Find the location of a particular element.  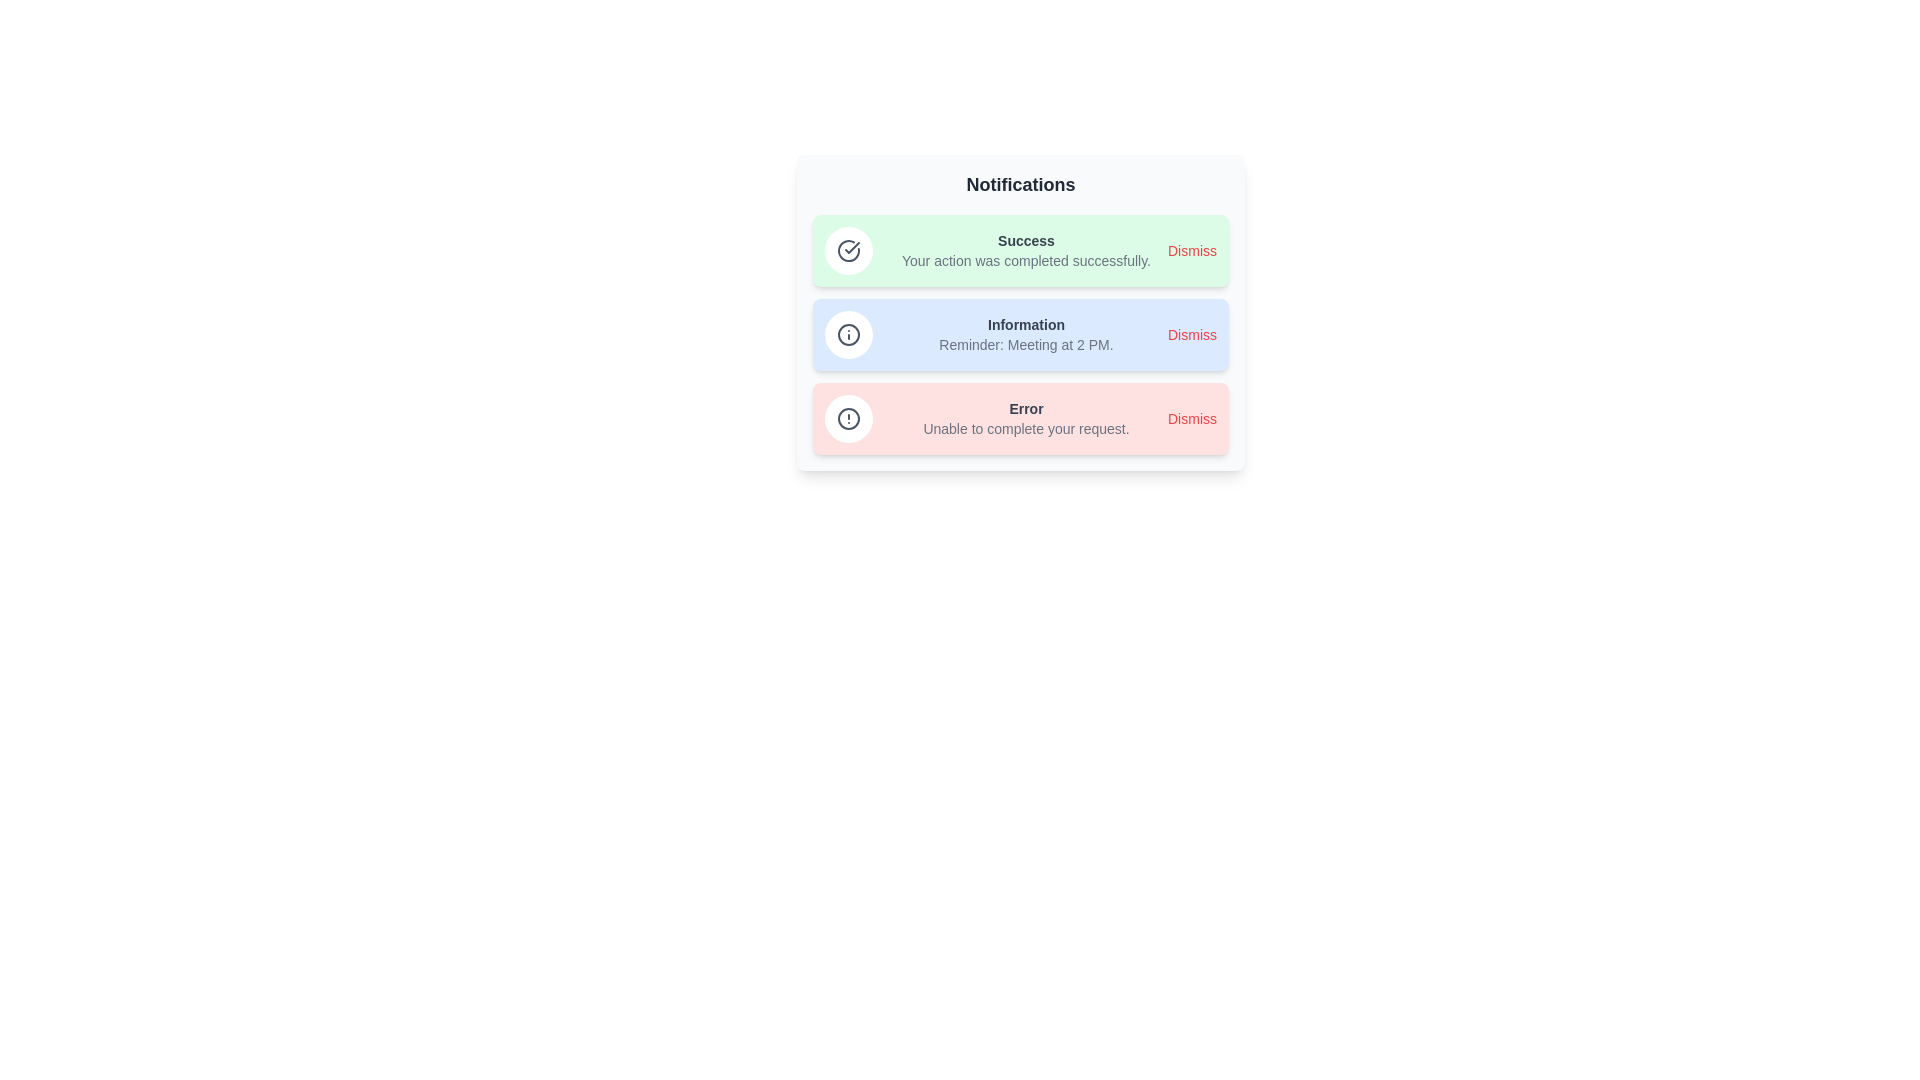

the icon of the Error notification is located at coordinates (849, 418).